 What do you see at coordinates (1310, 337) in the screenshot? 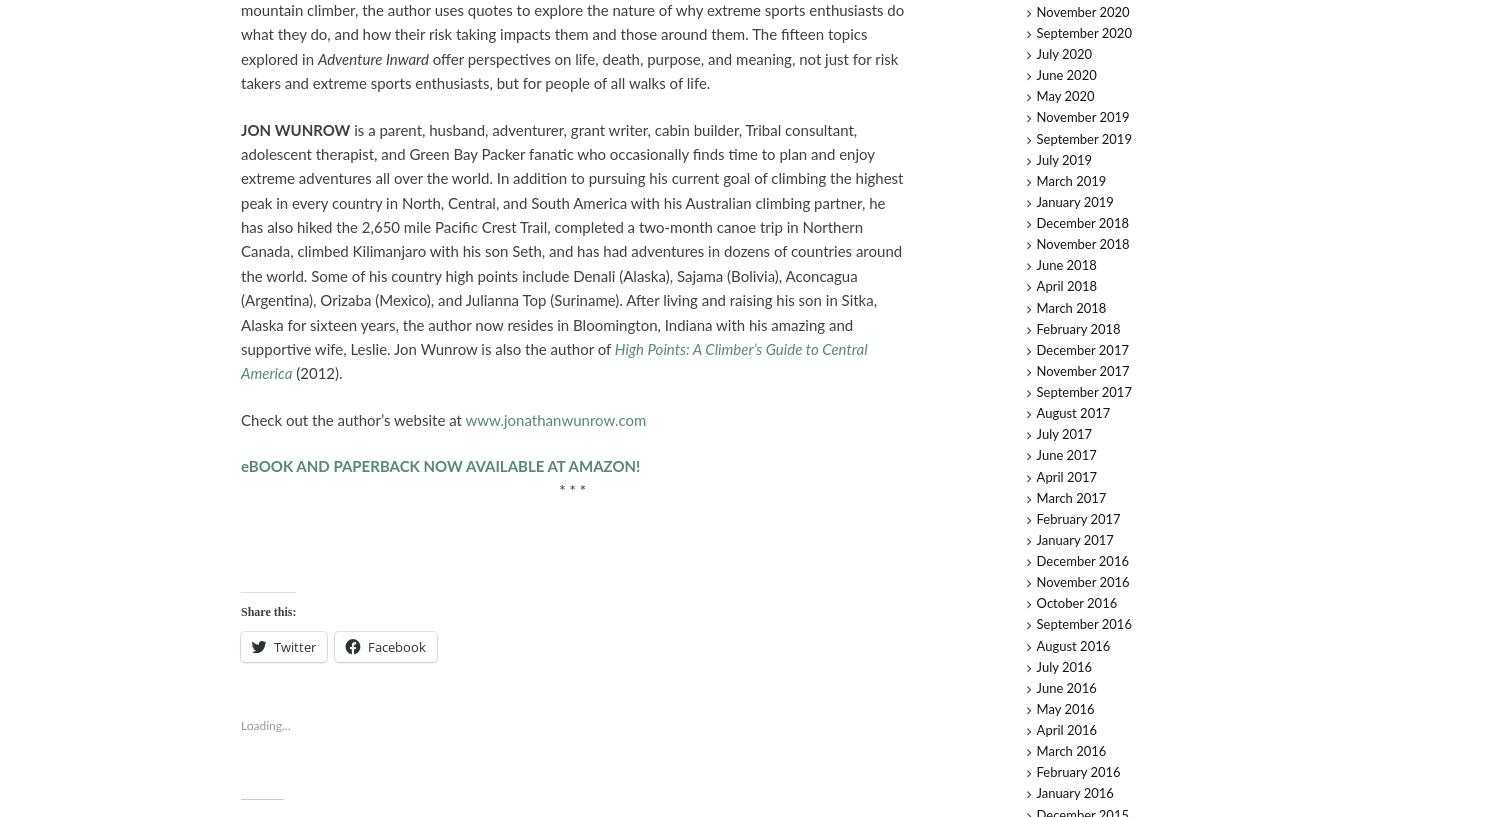
I see `'Comment'` at bounding box center [1310, 337].